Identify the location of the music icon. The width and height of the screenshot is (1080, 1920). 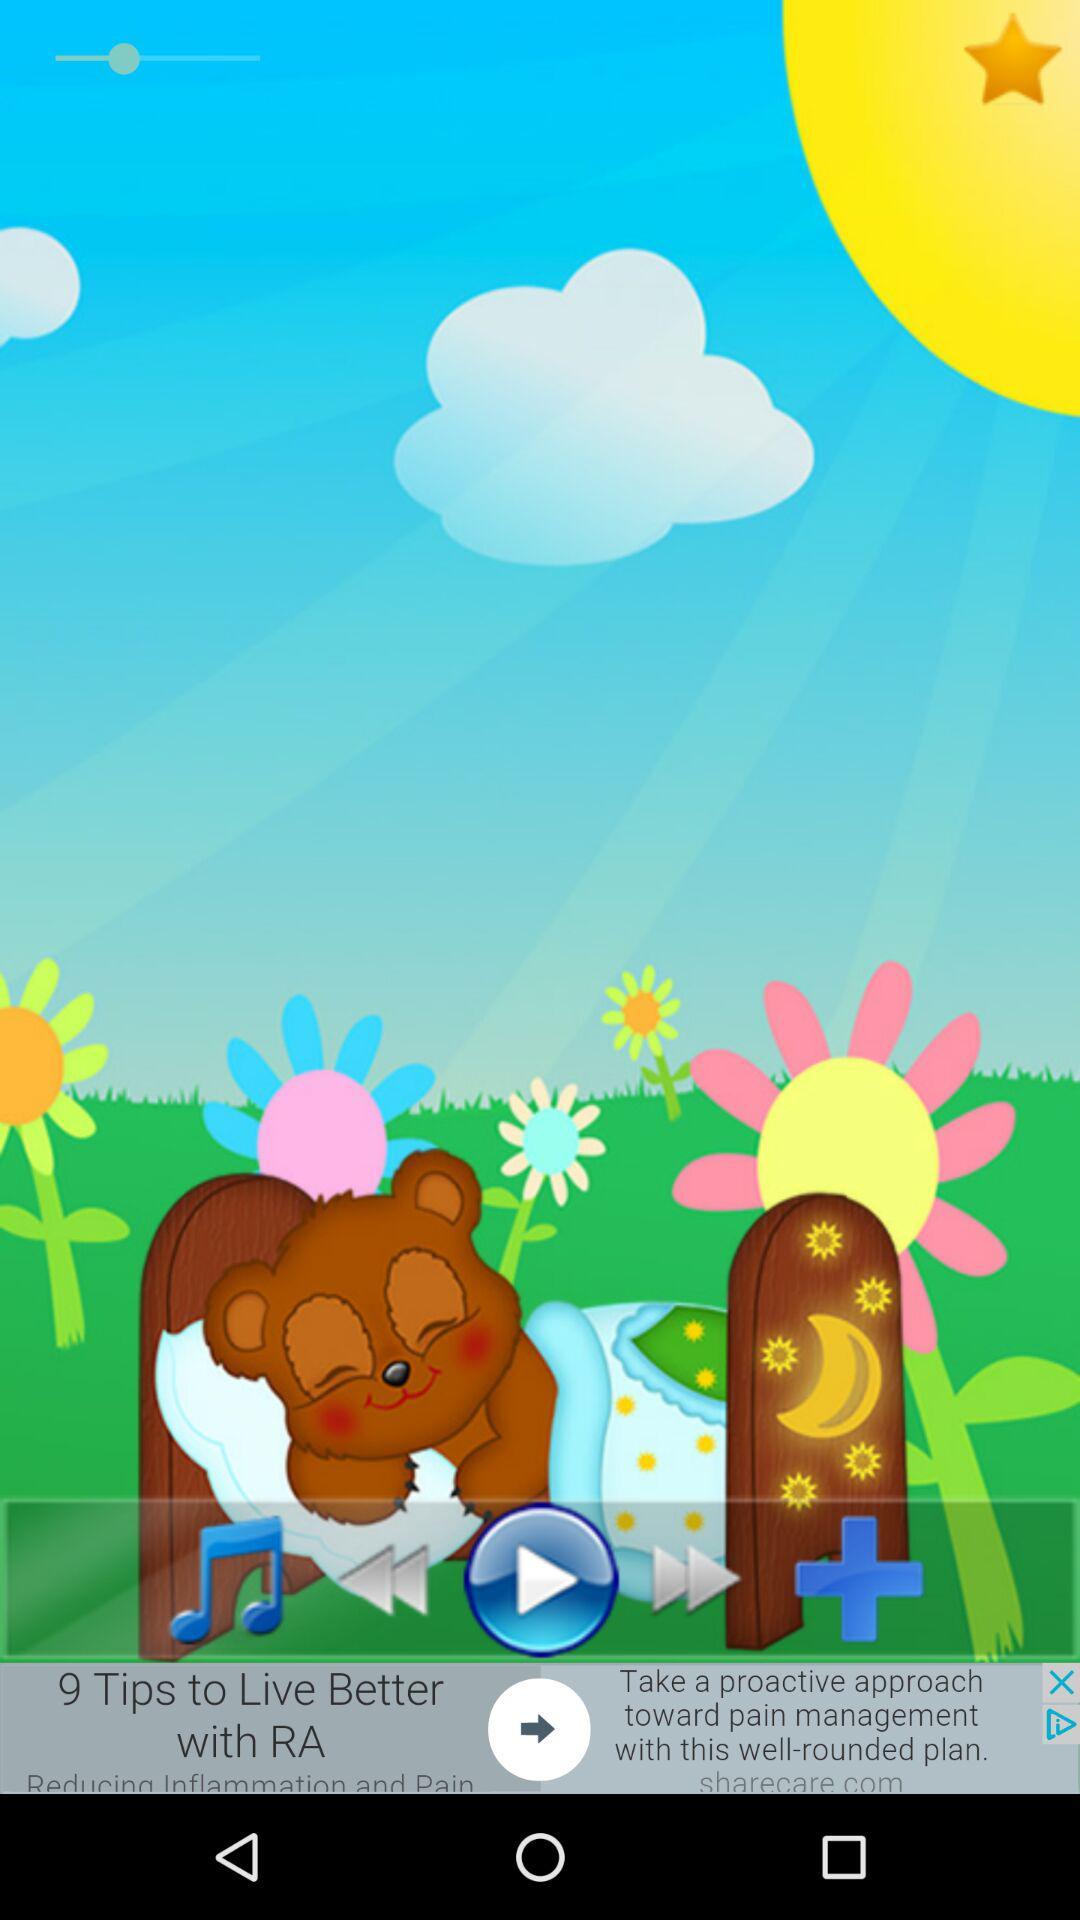
(204, 1577).